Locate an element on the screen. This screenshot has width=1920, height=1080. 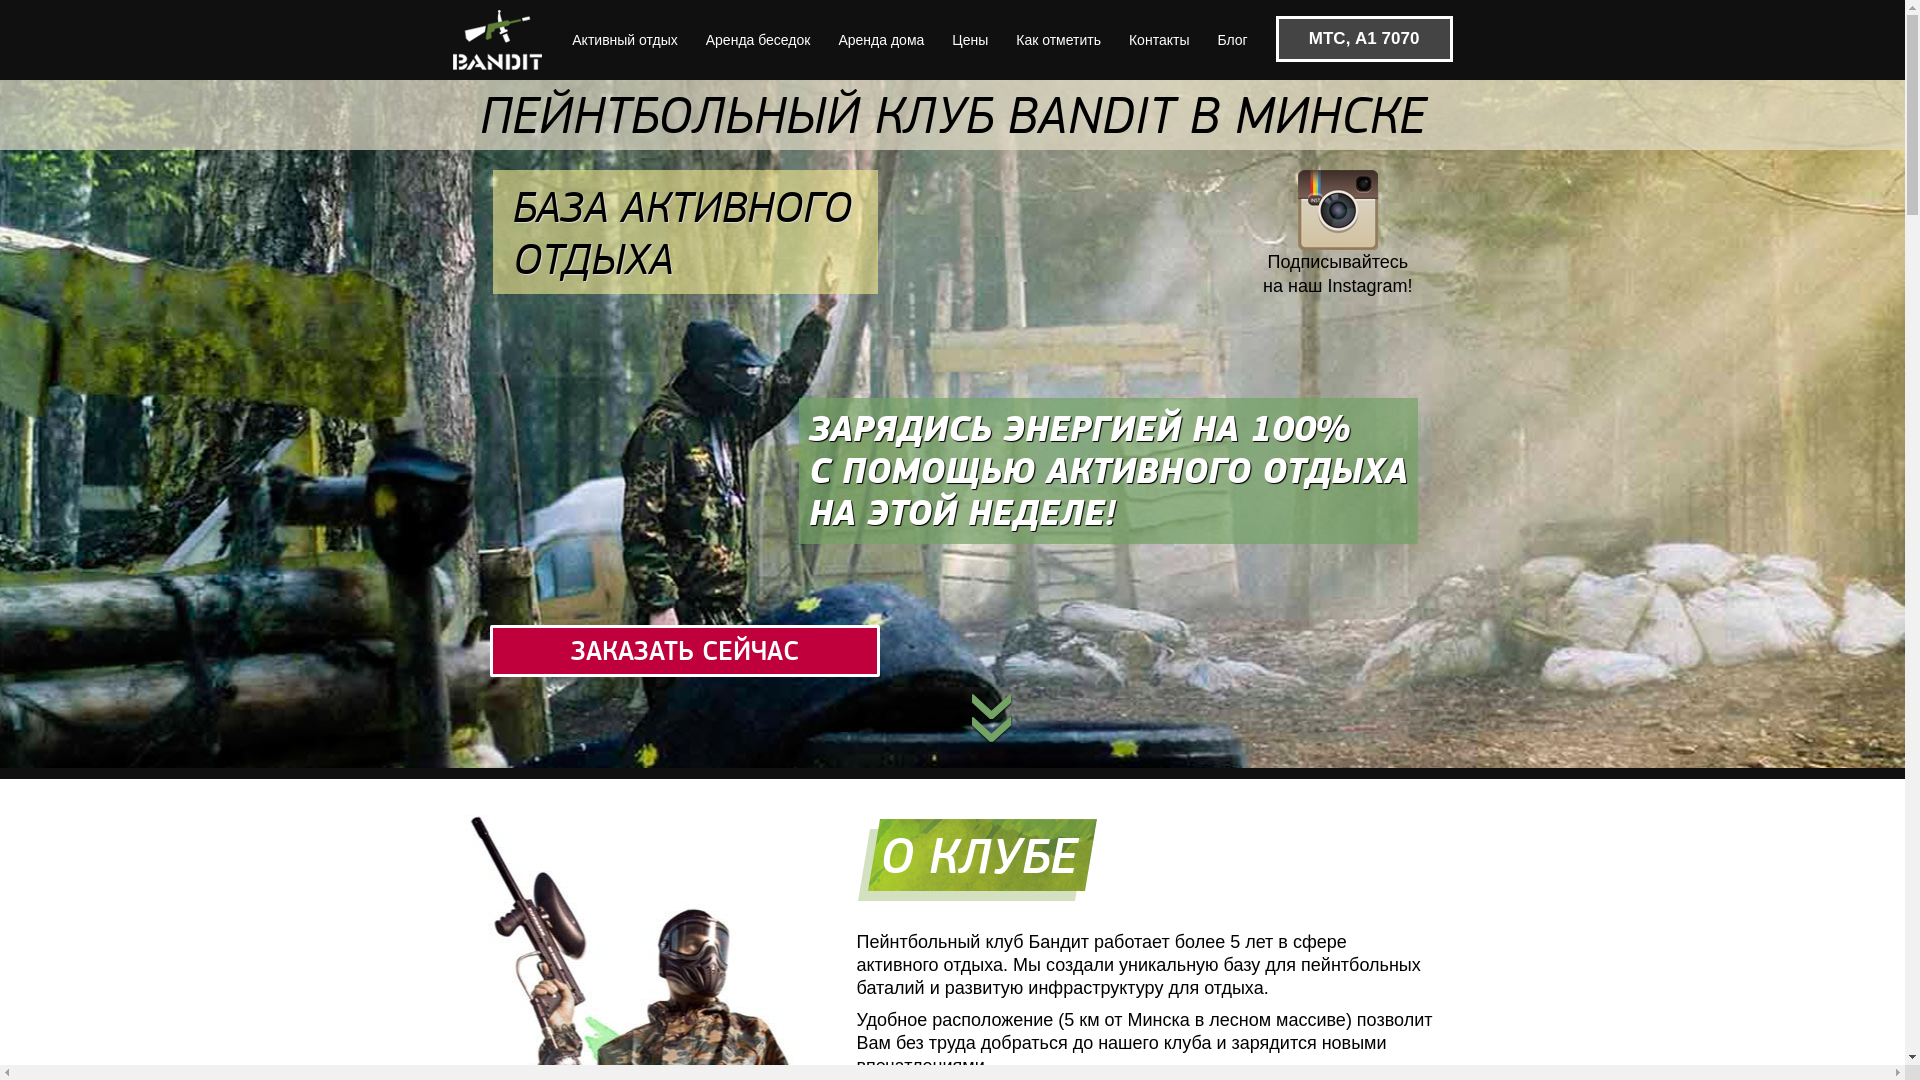
'bandit.by' is located at coordinates (498, 39).